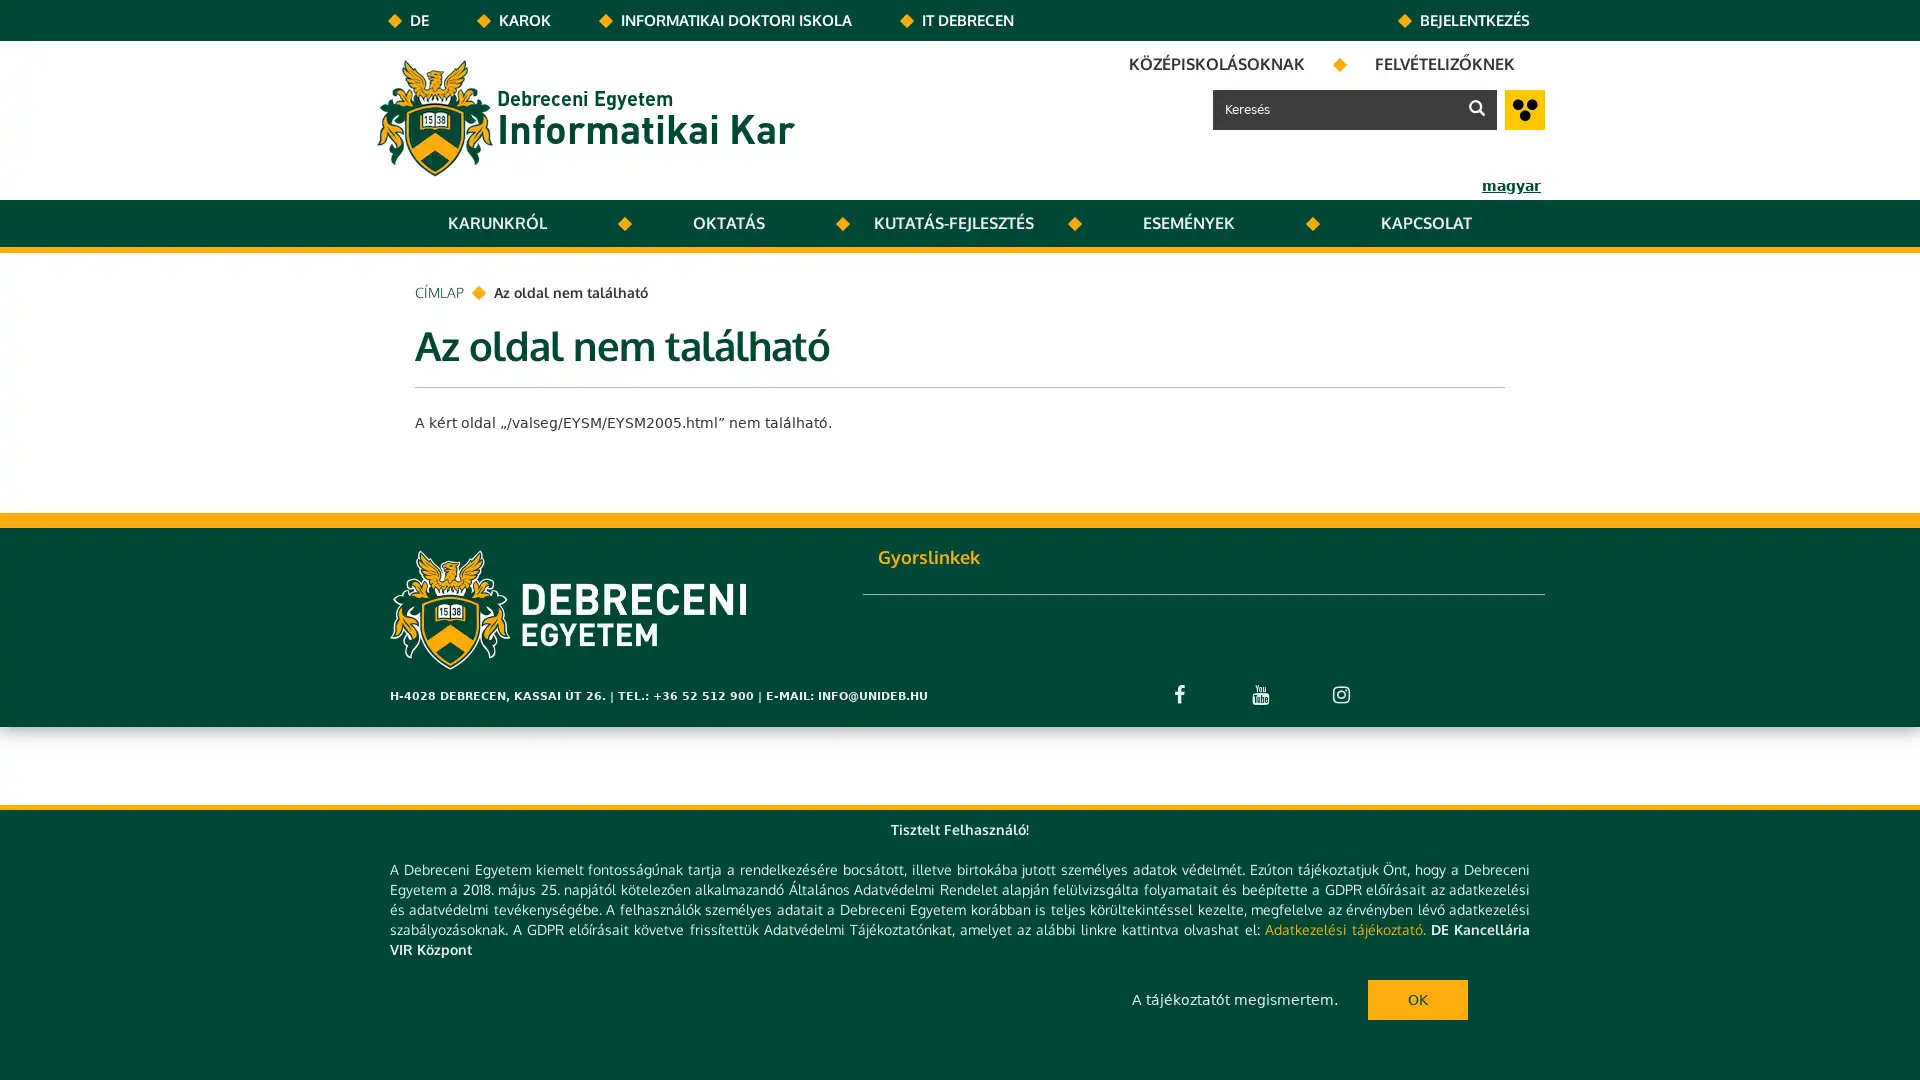 This screenshot has height=1080, width=1920. Describe the element at coordinates (1415, 999) in the screenshot. I see `OK` at that location.